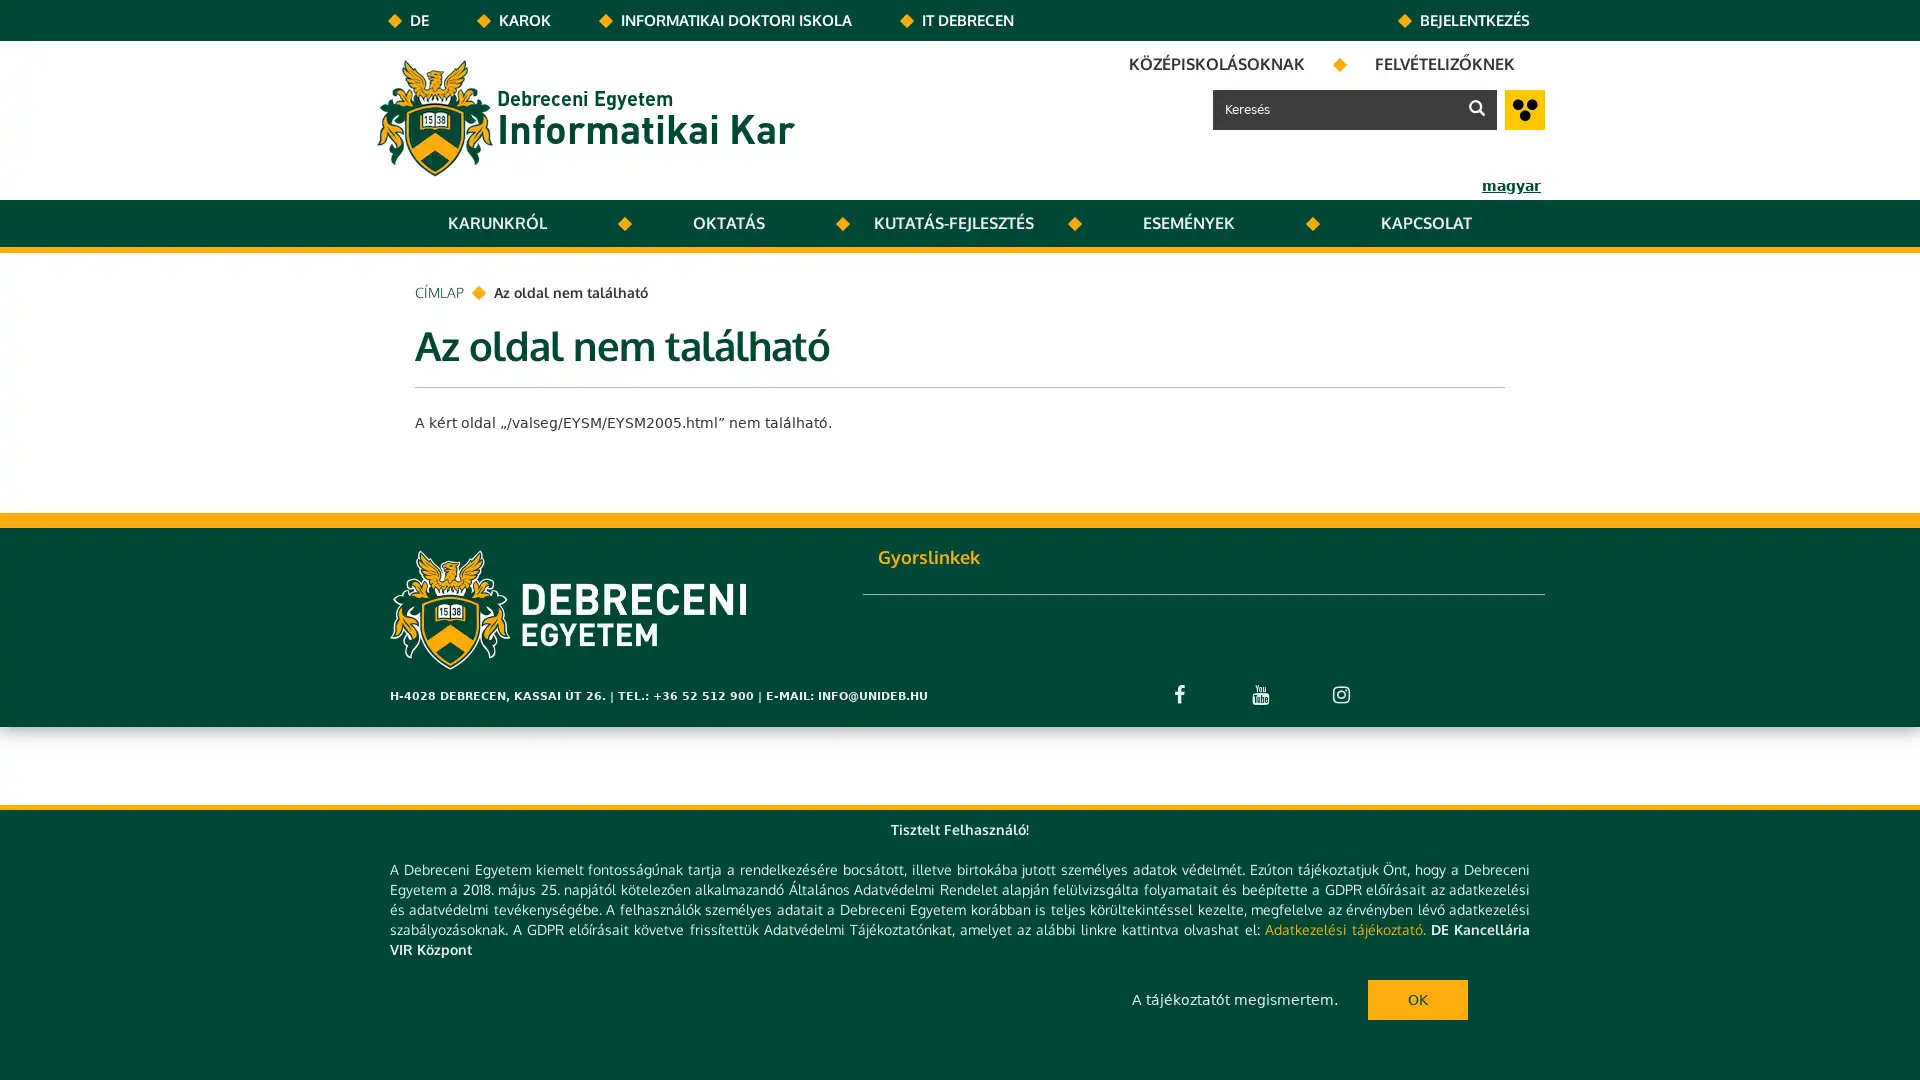 This screenshot has height=1080, width=1920. Describe the element at coordinates (1415, 999) in the screenshot. I see `OK` at that location.